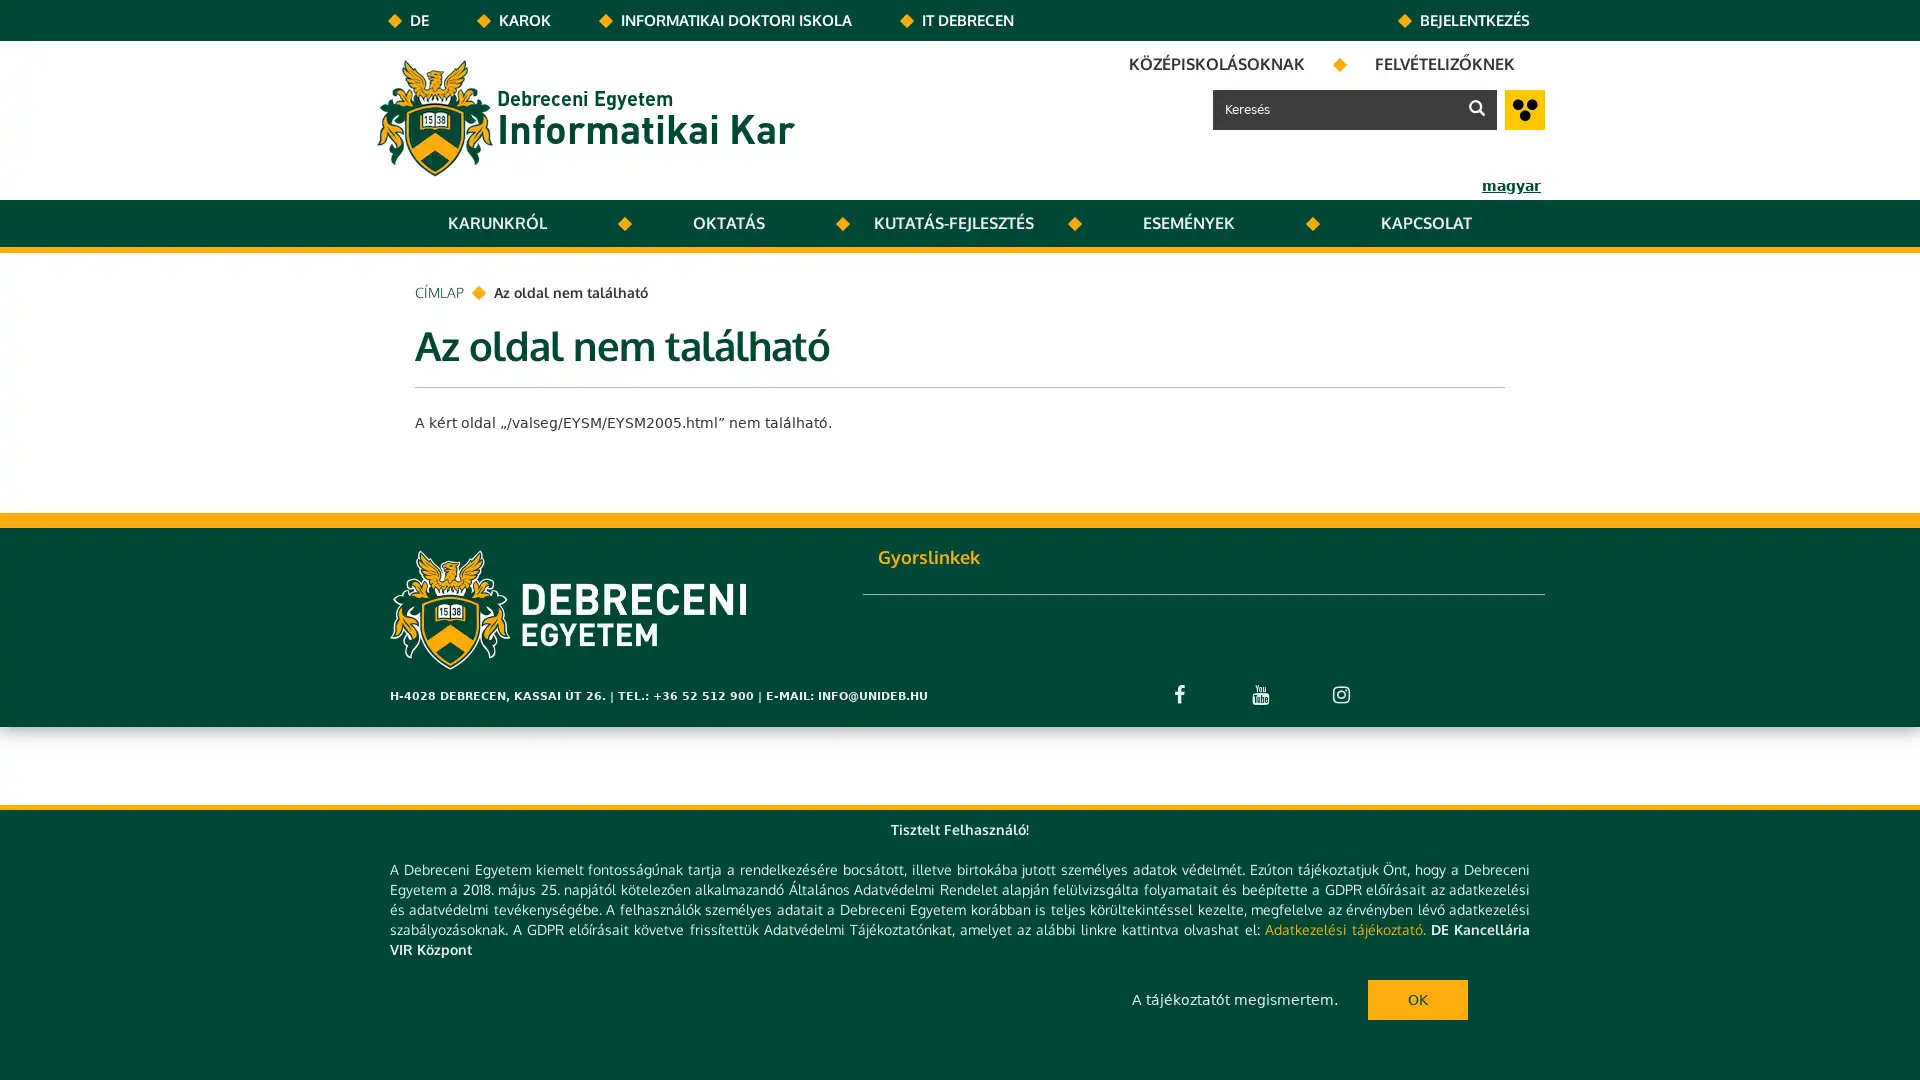 This screenshot has height=1080, width=1920. Describe the element at coordinates (1415, 999) in the screenshot. I see `OK` at that location.